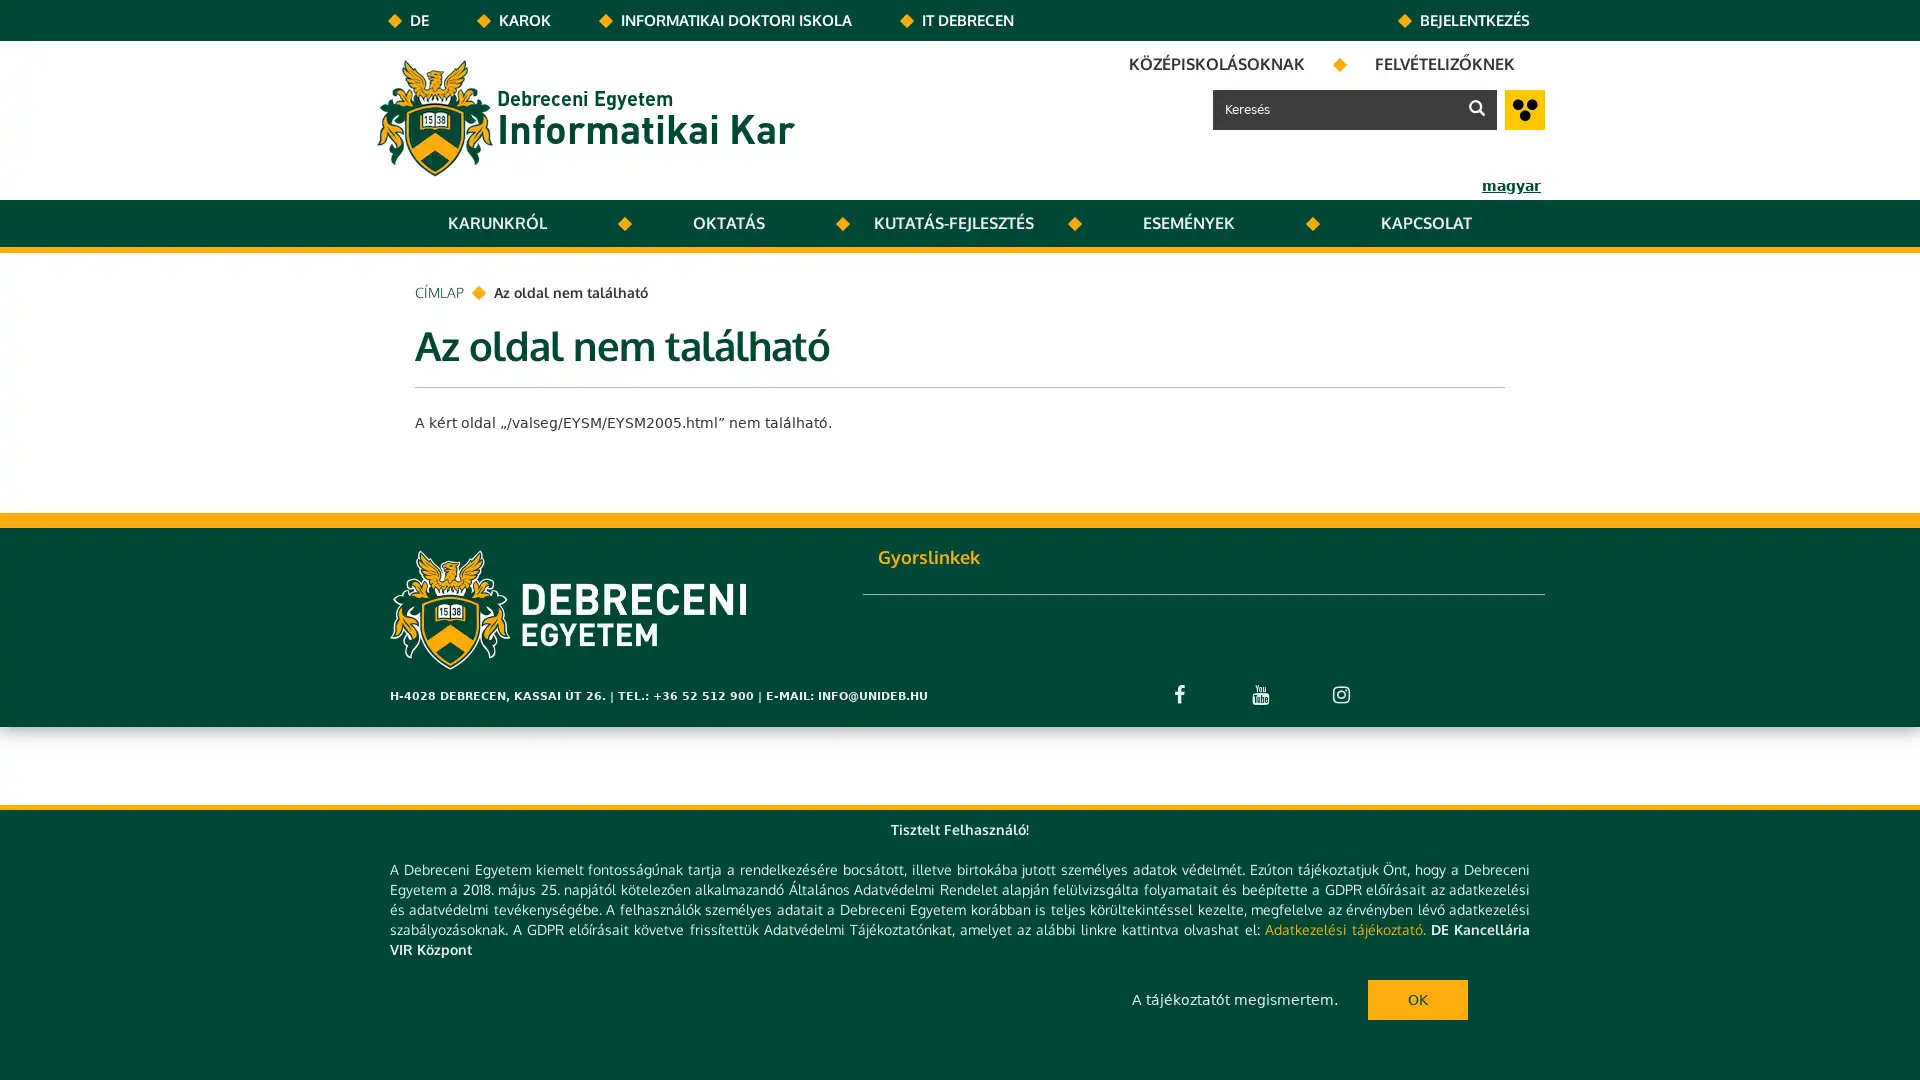 This screenshot has height=1080, width=1920. Describe the element at coordinates (1415, 999) in the screenshot. I see `OK` at that location.